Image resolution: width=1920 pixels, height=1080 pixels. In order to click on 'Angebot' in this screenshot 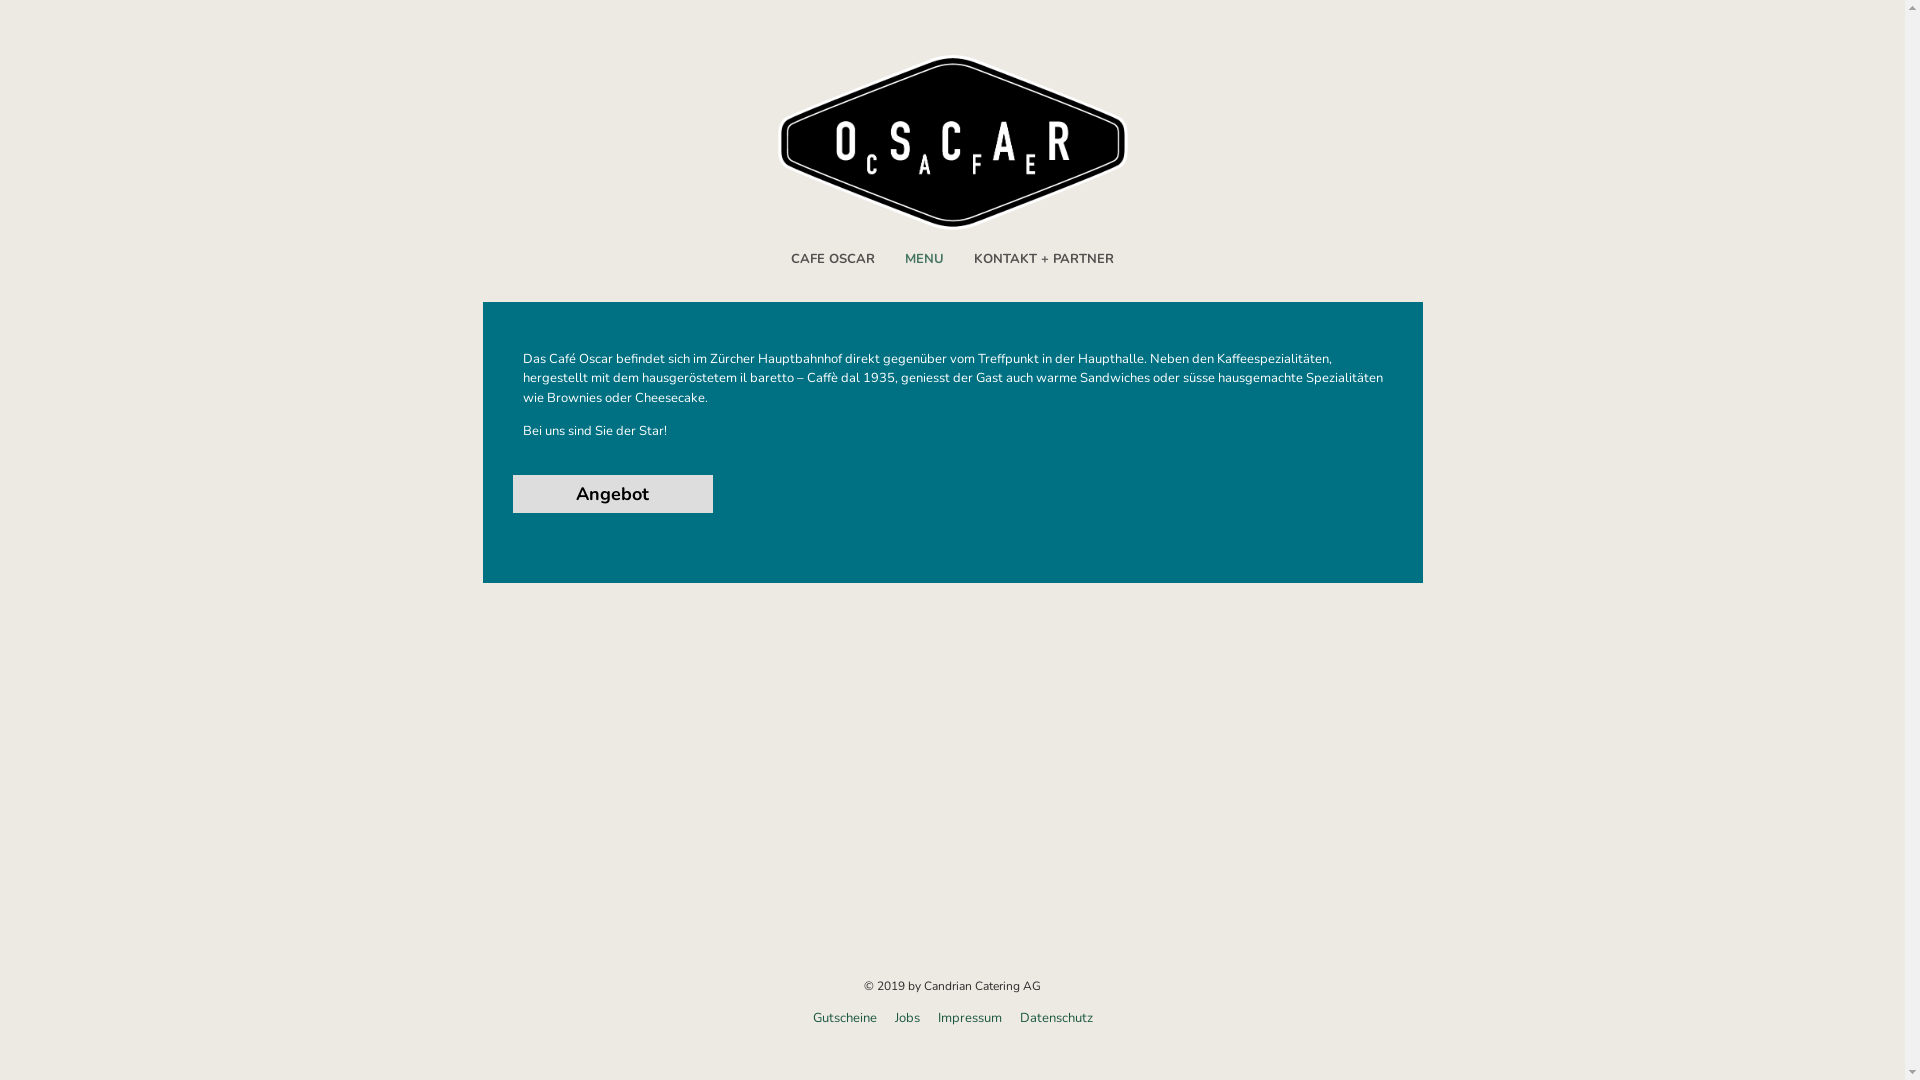, I will do `click(575, 493)`.